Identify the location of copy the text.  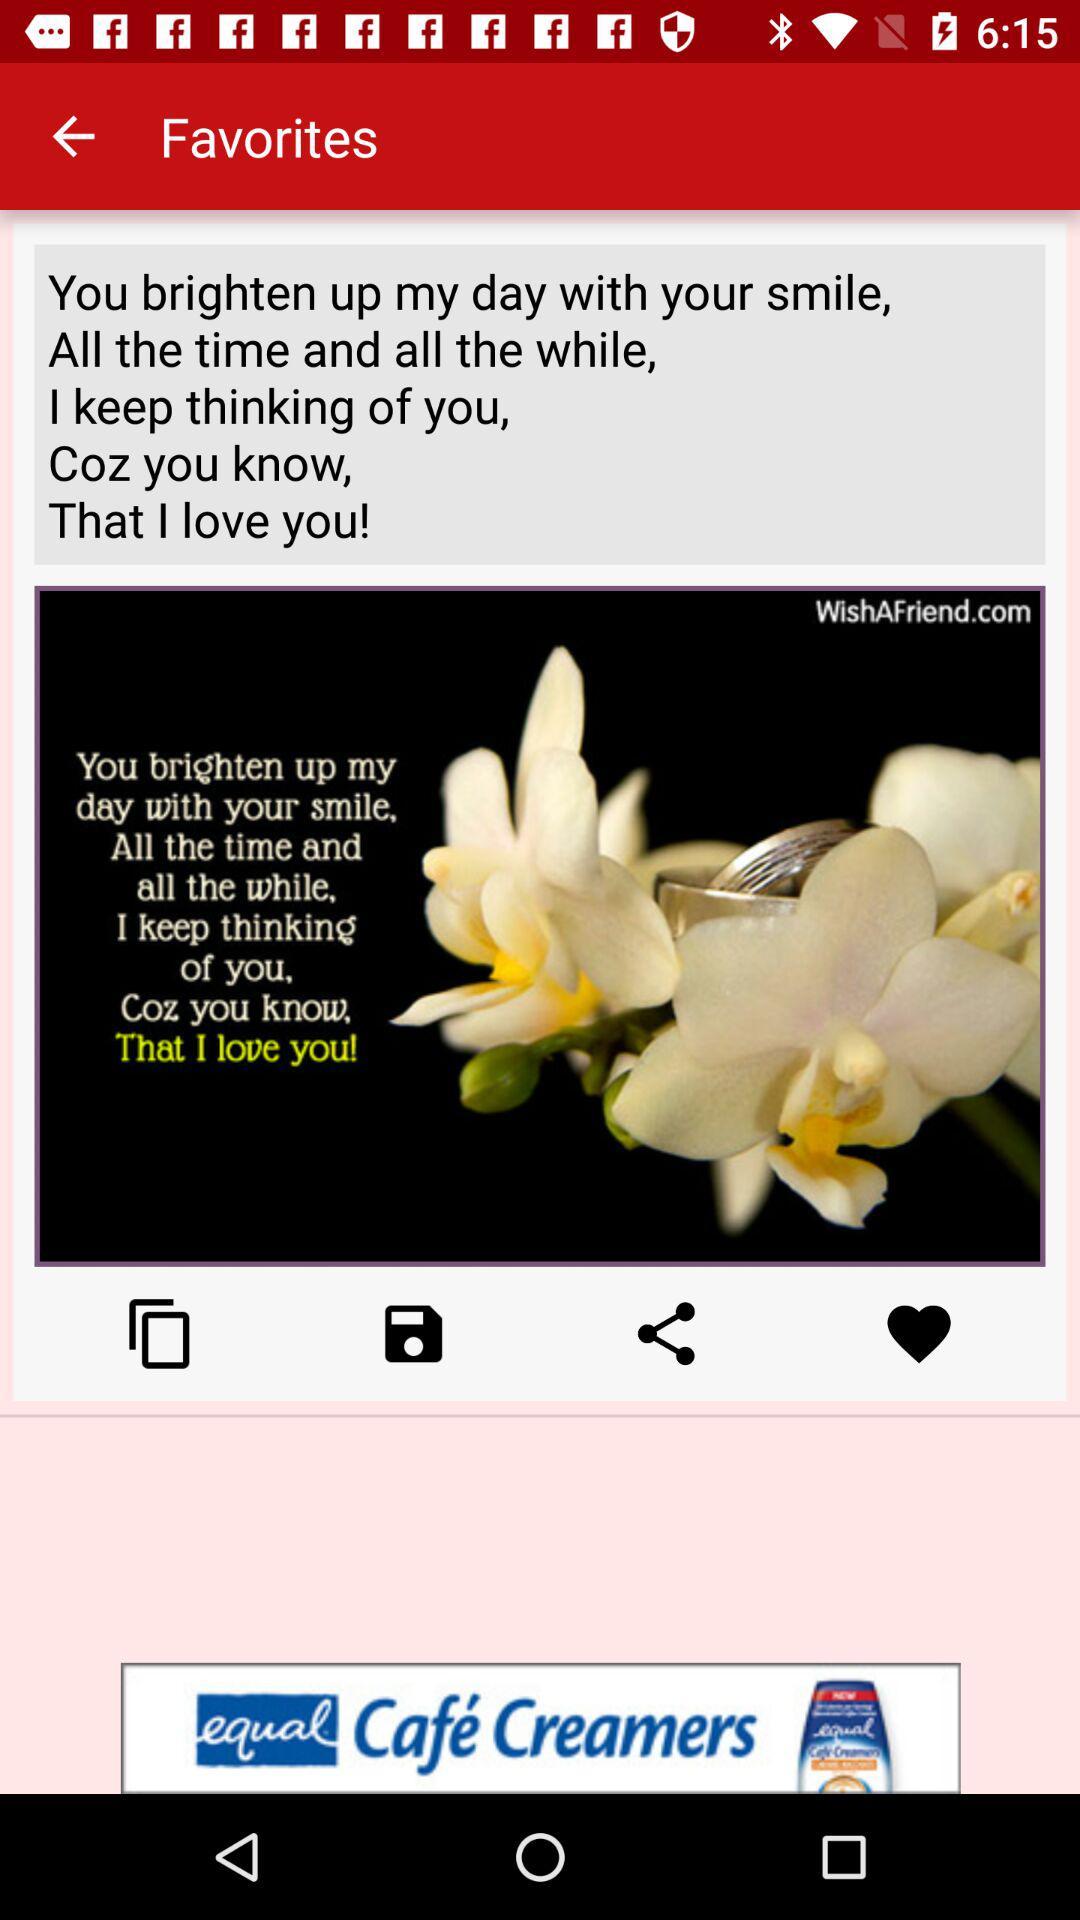
(159, 1333).